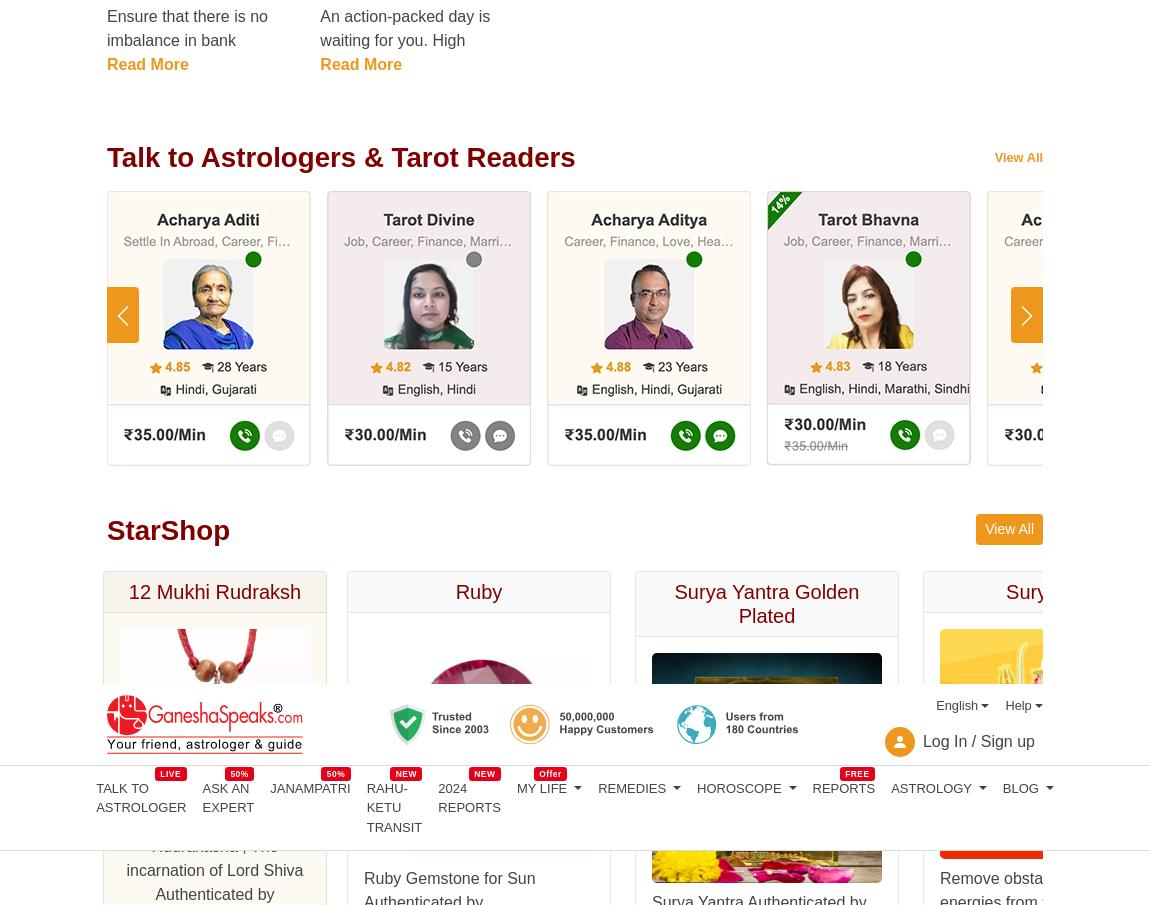 The image size is (1150, 905). I want to click on 'Narendra Modi Birthday Special Prediction: His Horoscope Analysis for 2019', so click(235, 252).